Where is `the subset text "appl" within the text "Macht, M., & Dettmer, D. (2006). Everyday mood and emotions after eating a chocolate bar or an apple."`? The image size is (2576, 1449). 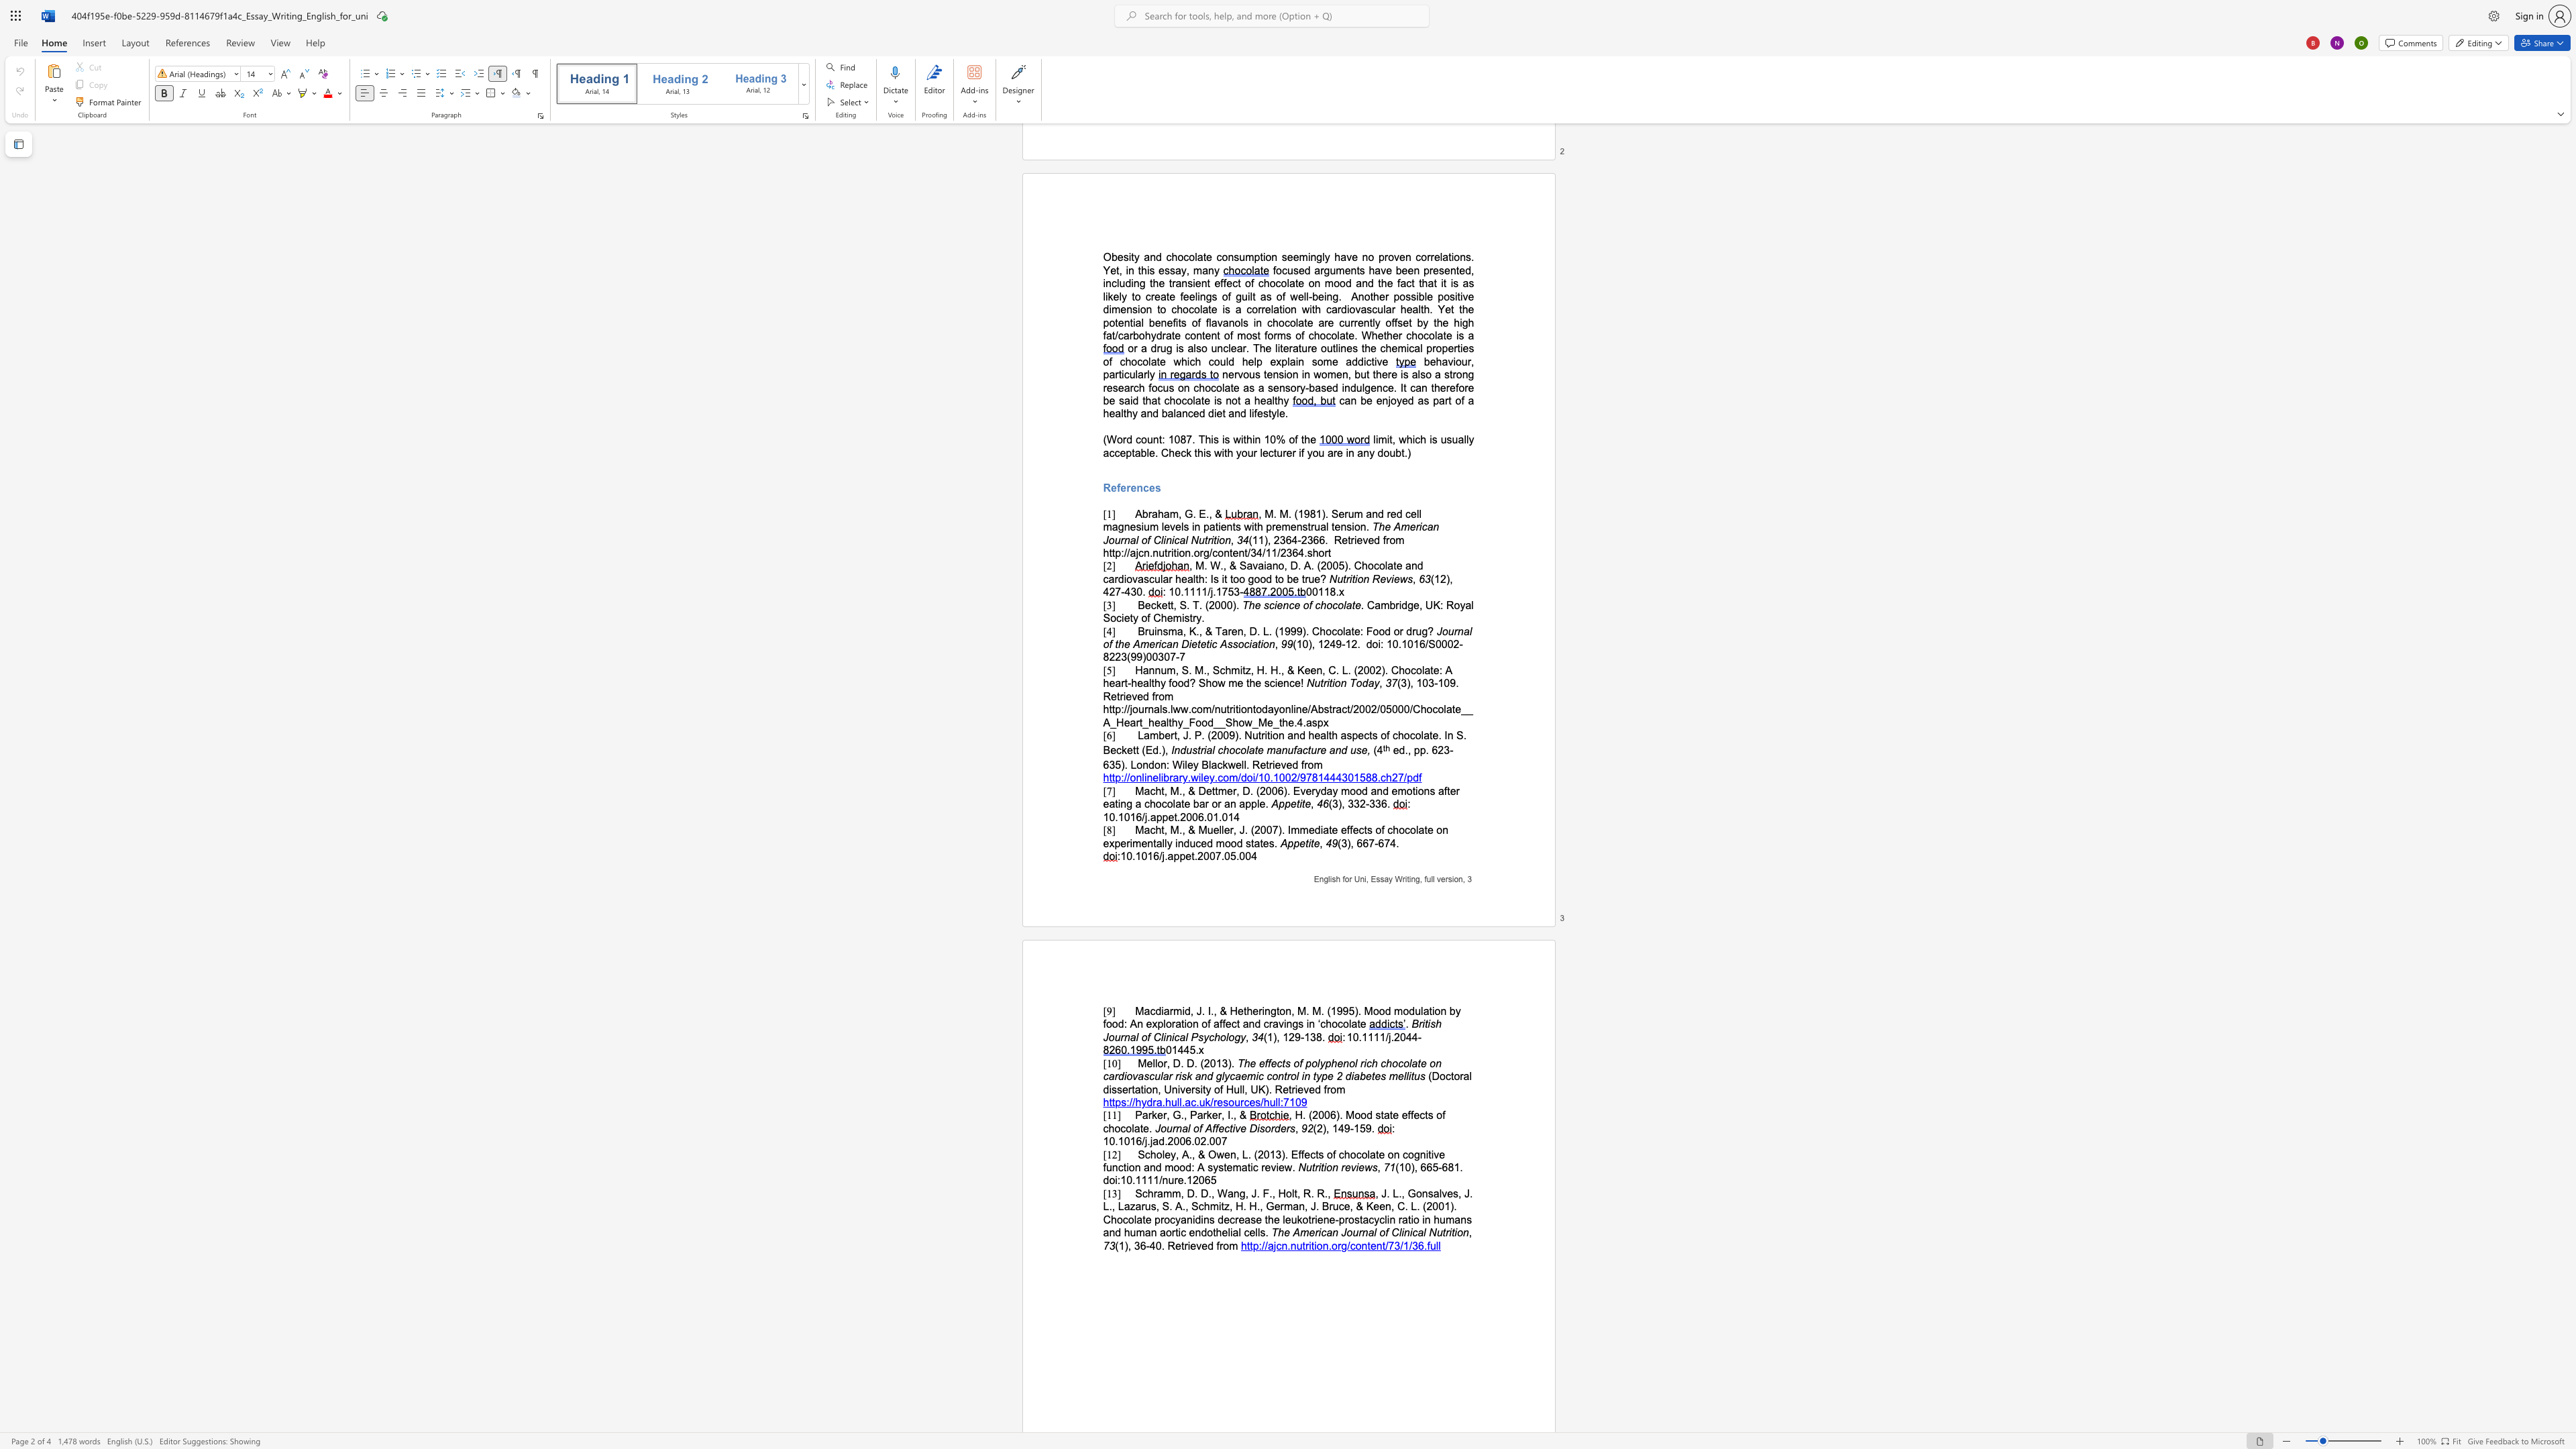
the subset text "appl" within the text "Macht, M., & Dettmer, D. (2006). Everyday mood and emotions after eating a chocolate bar or an apple." is located at coordinates (1238, 804).